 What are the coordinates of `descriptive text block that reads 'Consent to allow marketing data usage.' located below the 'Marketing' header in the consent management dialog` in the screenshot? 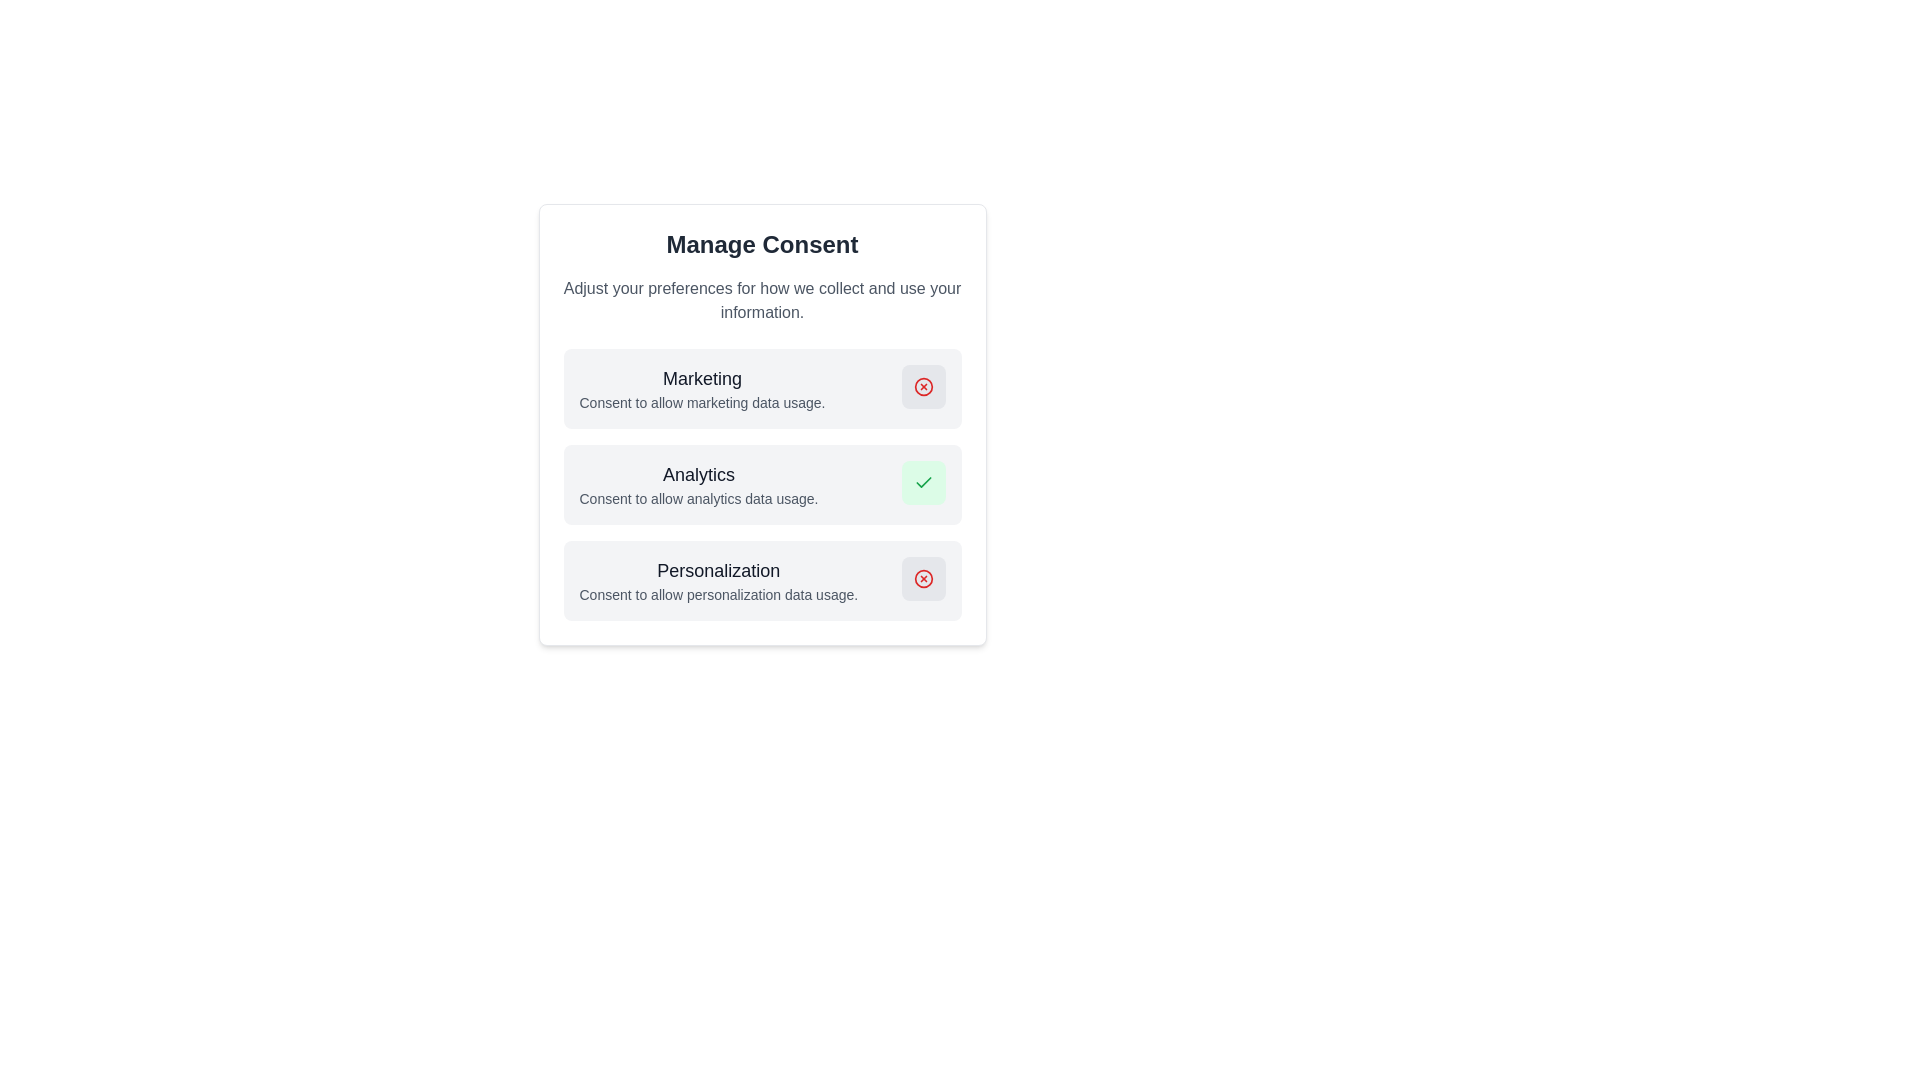 It's located at (702, 402).